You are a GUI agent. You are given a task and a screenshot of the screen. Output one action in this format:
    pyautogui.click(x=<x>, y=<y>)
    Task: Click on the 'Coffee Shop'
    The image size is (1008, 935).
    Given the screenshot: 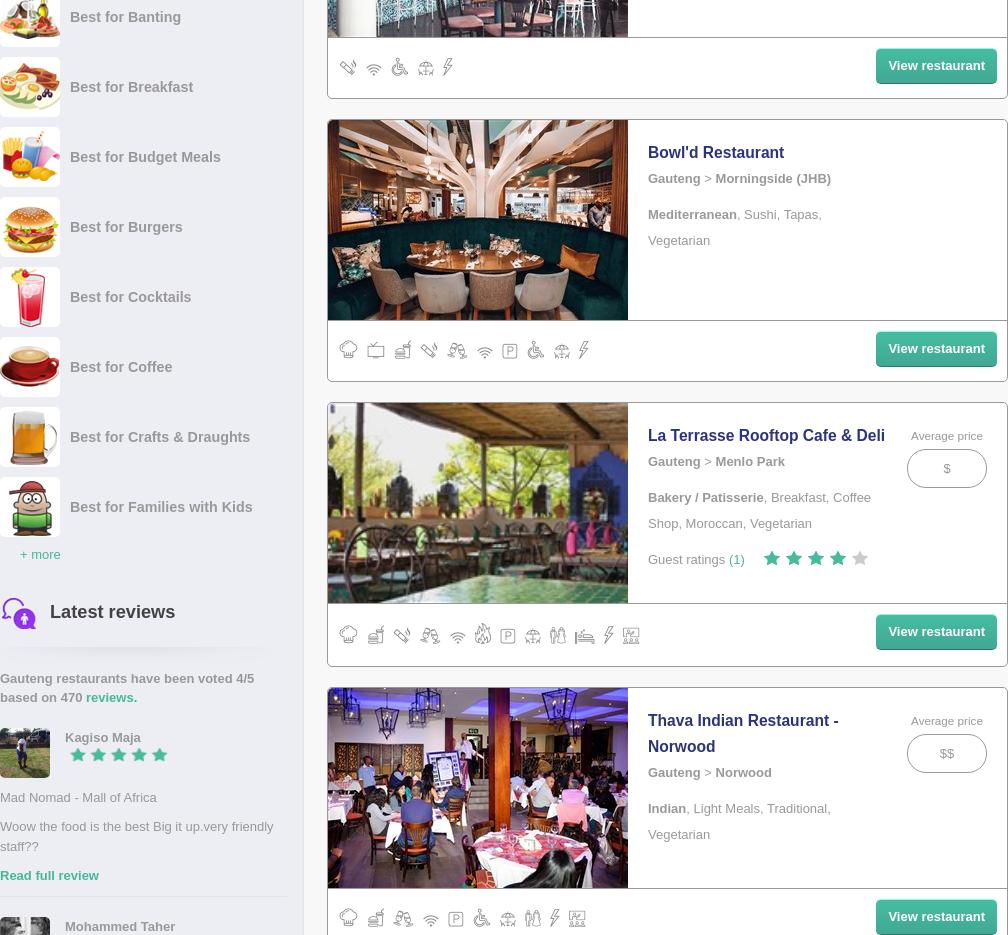 What is the action you would take?
    pyautogui.click(x=648, y=509)
    